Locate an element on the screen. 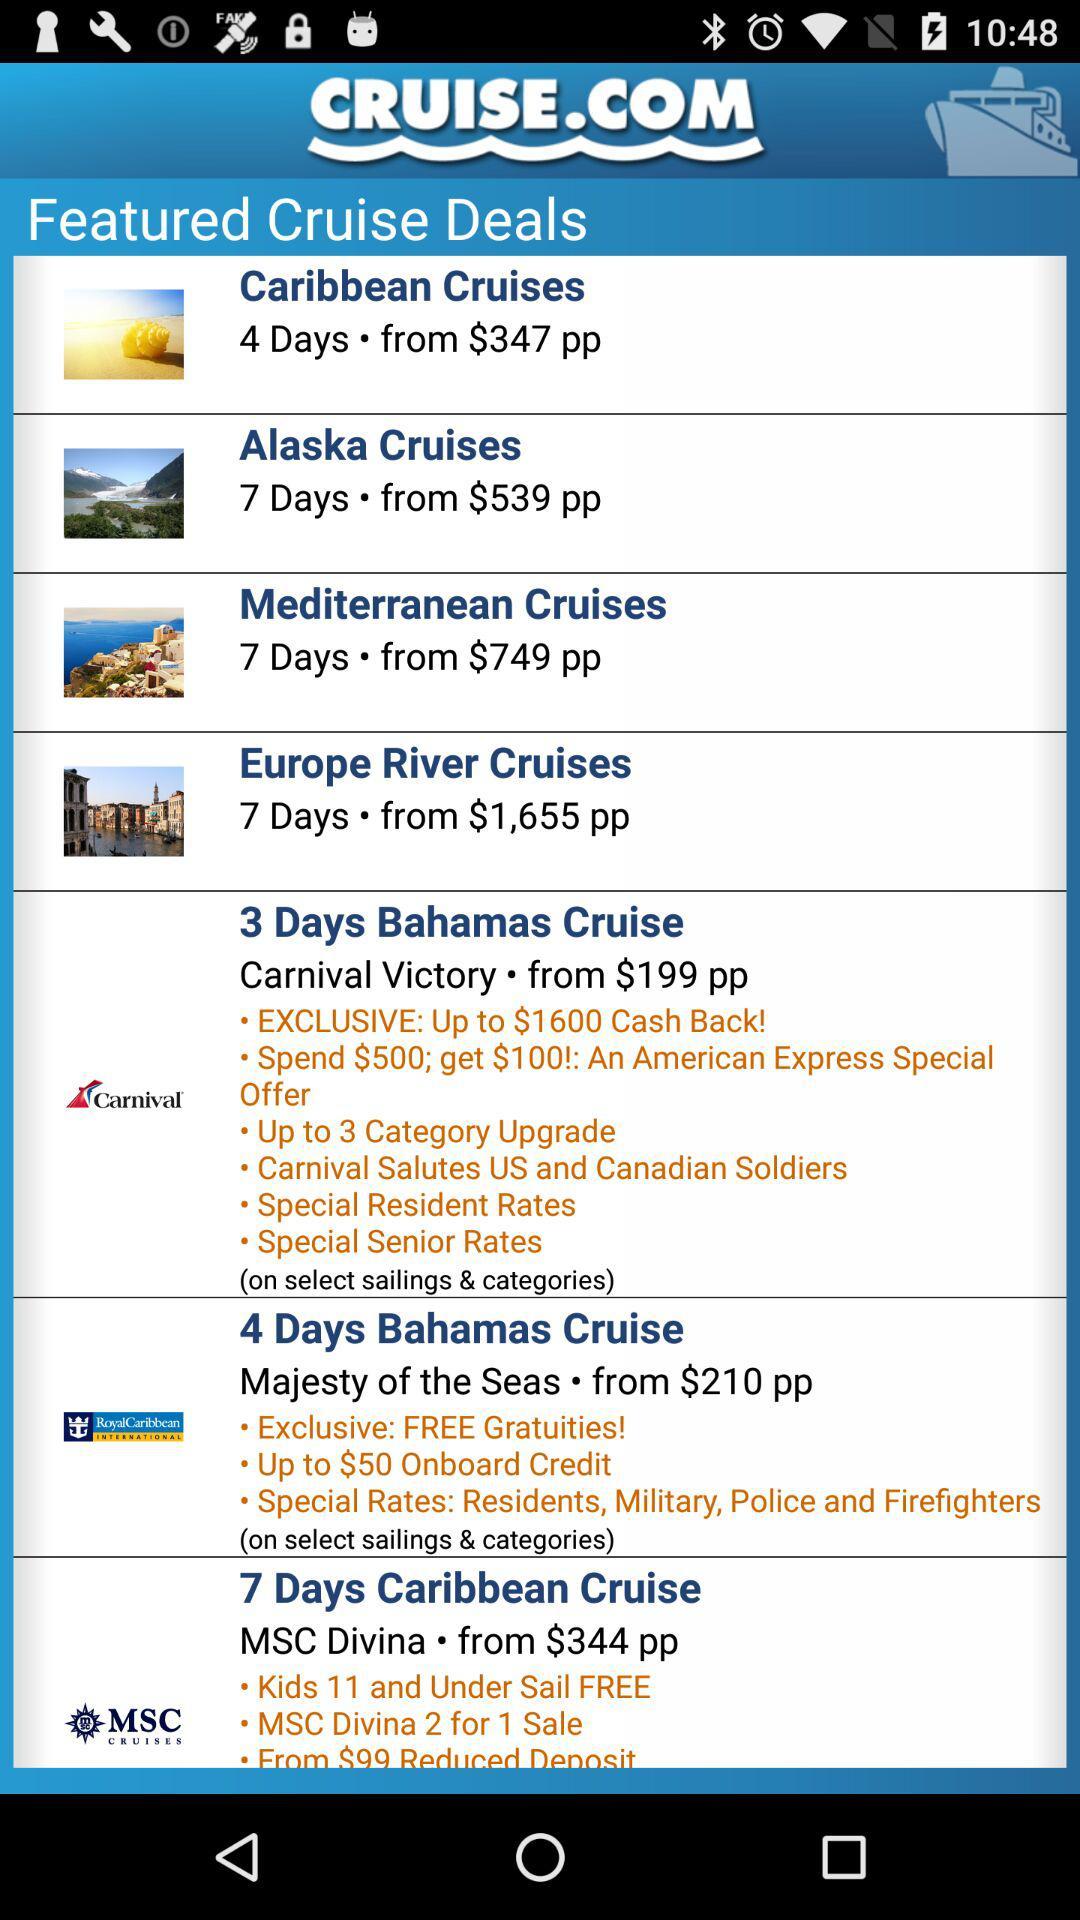  the app below the msc divina from icon is located at coordinates (480, 1714).